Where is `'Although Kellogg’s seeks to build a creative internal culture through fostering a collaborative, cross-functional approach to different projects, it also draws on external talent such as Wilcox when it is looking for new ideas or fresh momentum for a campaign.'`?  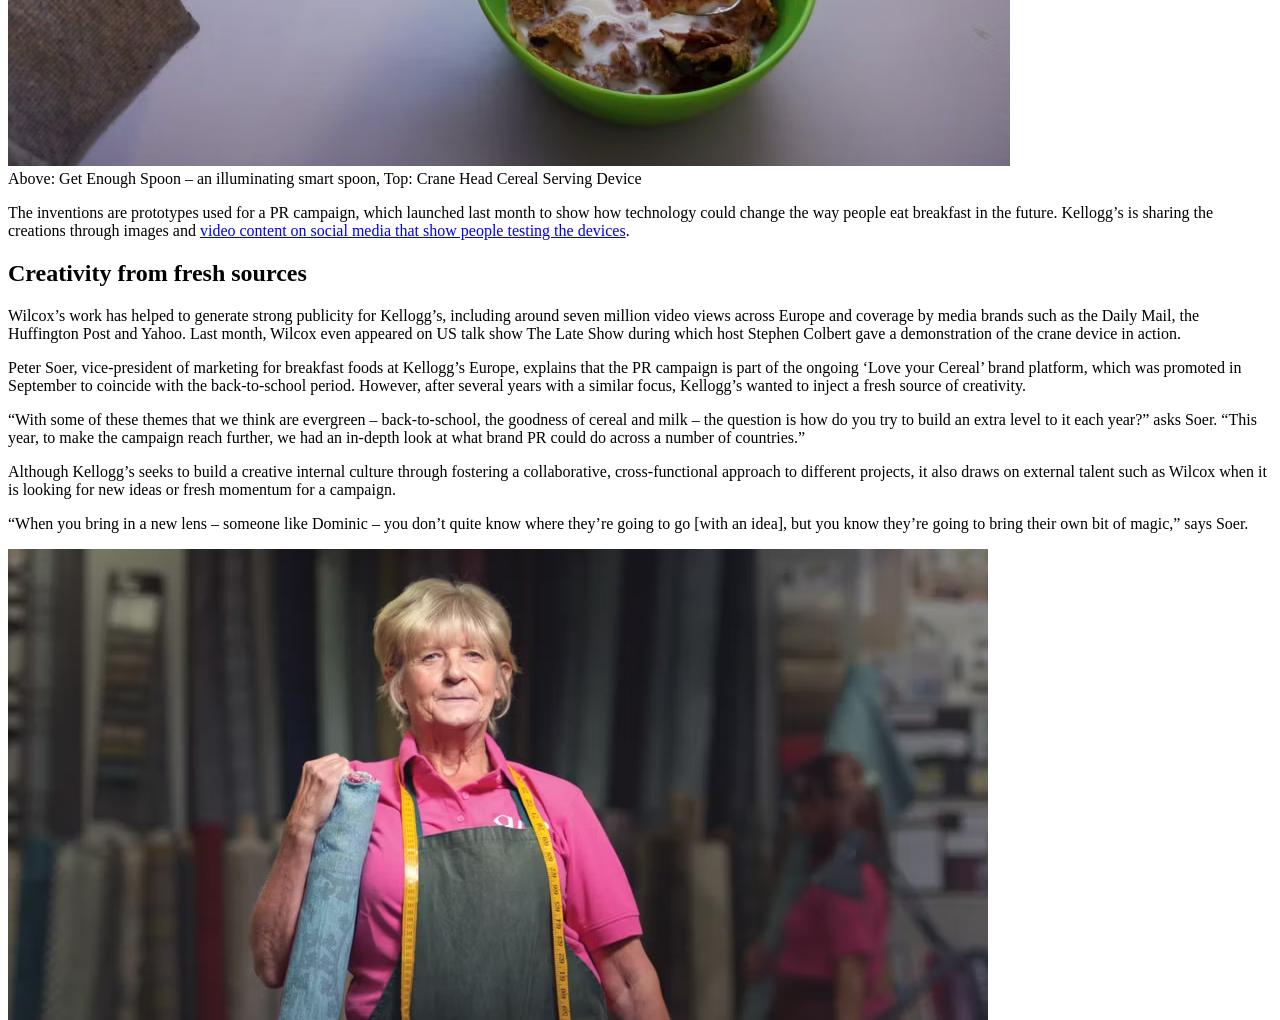 'Although Kellogg’s seeks to build a creative internal culture through fostering a collaborative, cross-functional approach to different projects, it also draws on external talent such as Wilcox when it is looking for new ideas or fresh momentum for a campaign.' is located at coordinates (636, 479).